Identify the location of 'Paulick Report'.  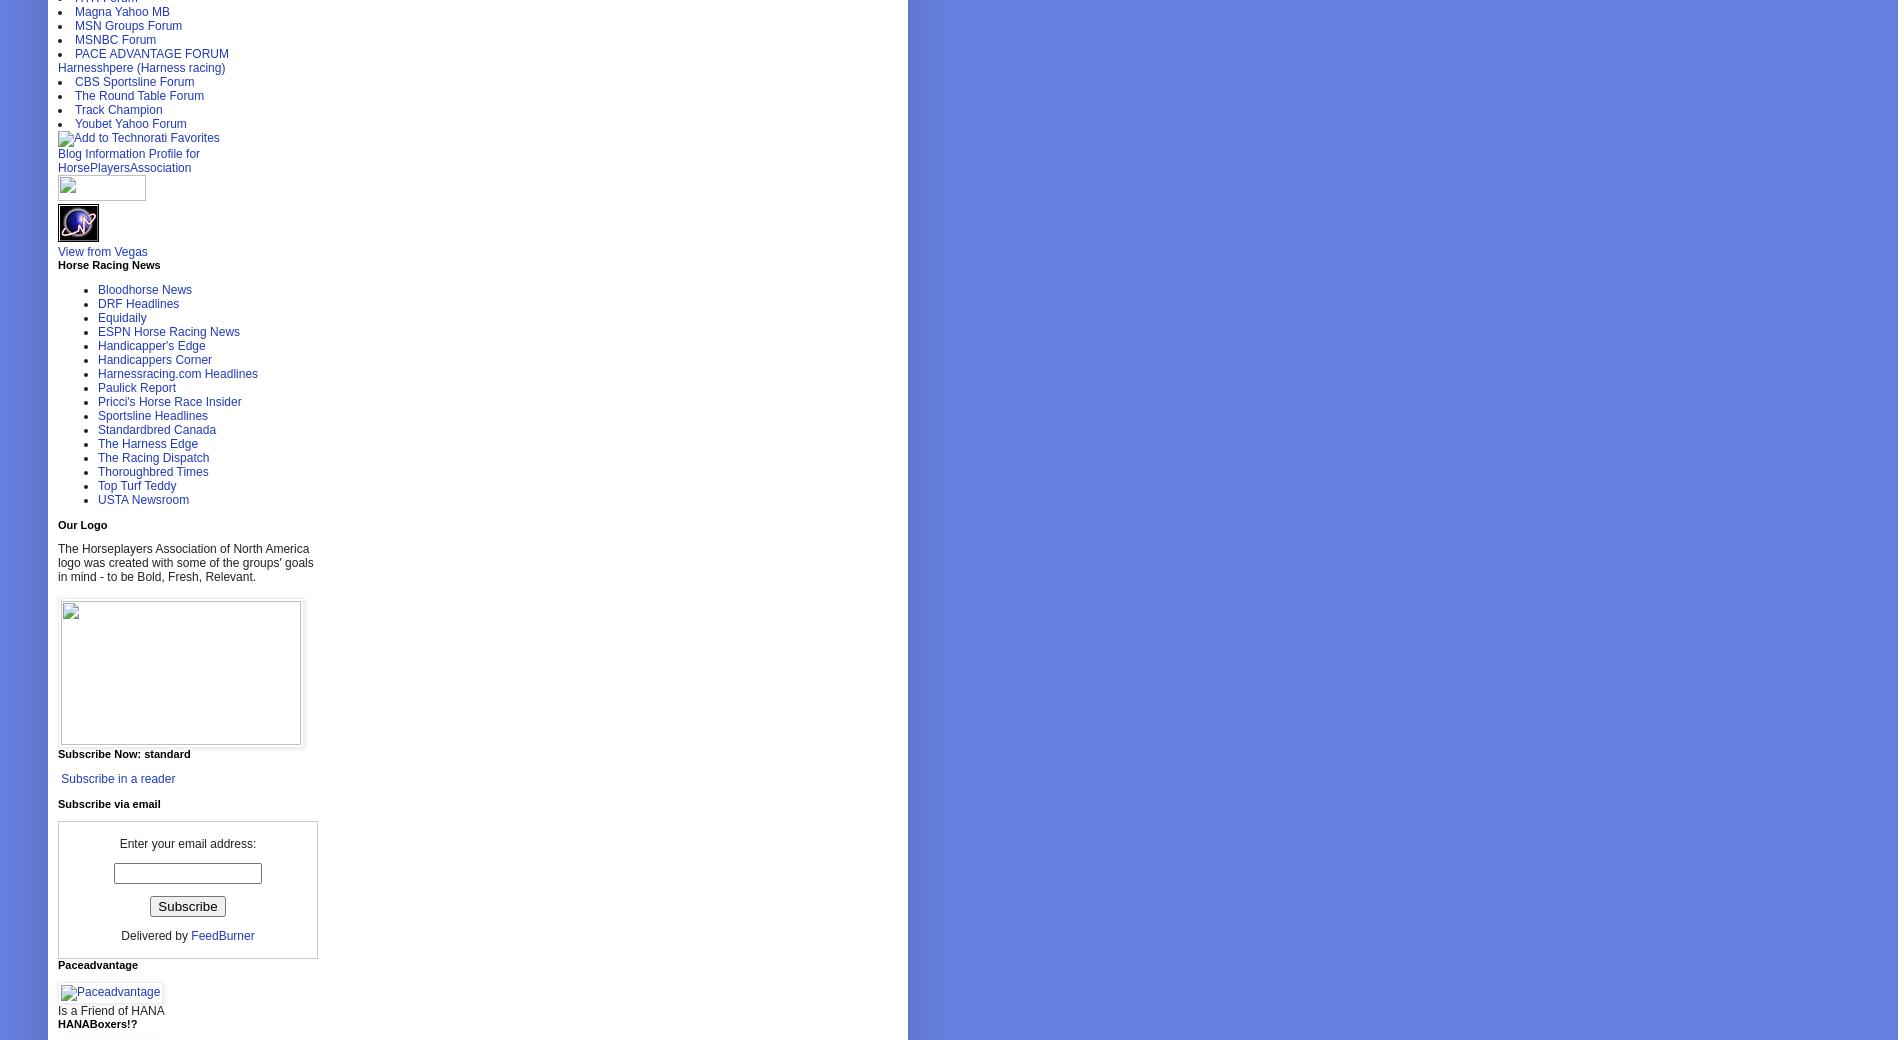
(137, 387).